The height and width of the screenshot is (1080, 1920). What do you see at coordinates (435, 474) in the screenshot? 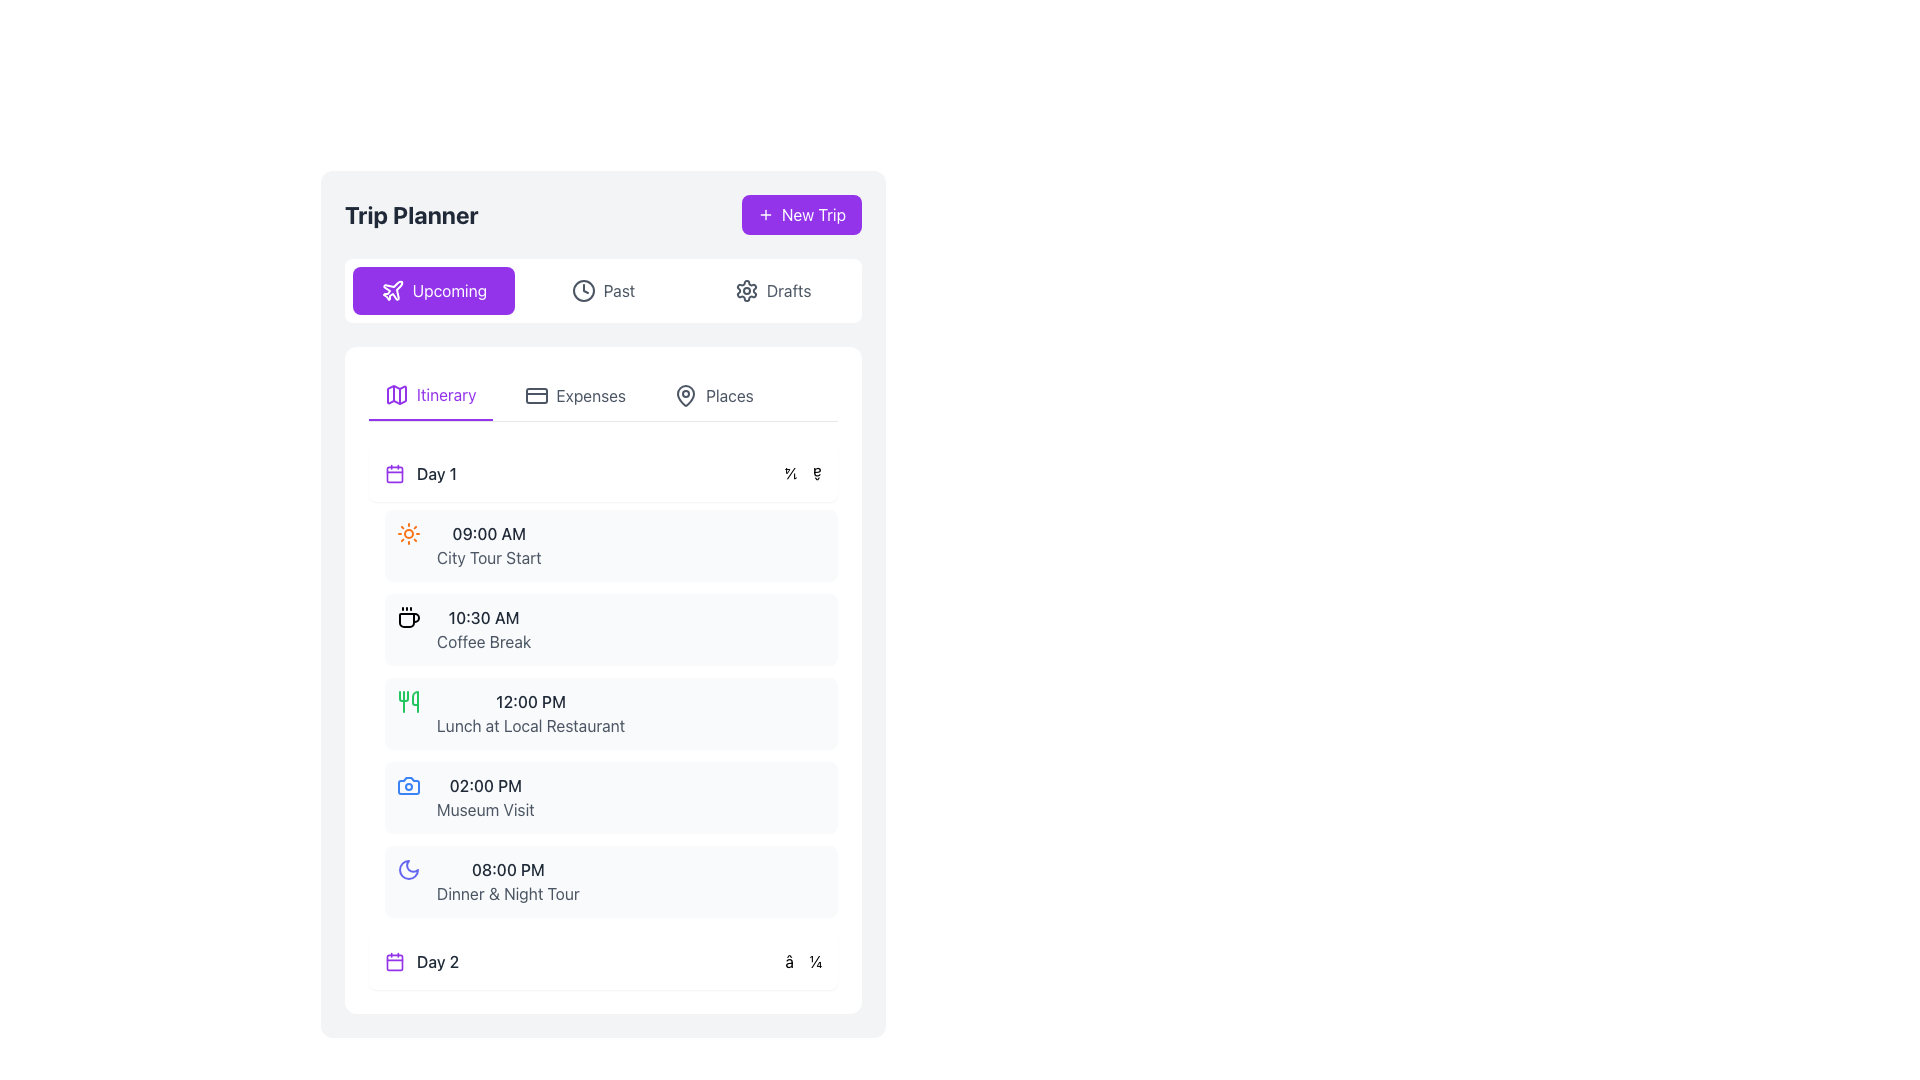
I see `the Text label that serves as a title for a specific day or segment within the planned itinerary, located to the right of the calendar icon and above the 9:00 AM event row` at bounding box center [435, 474].